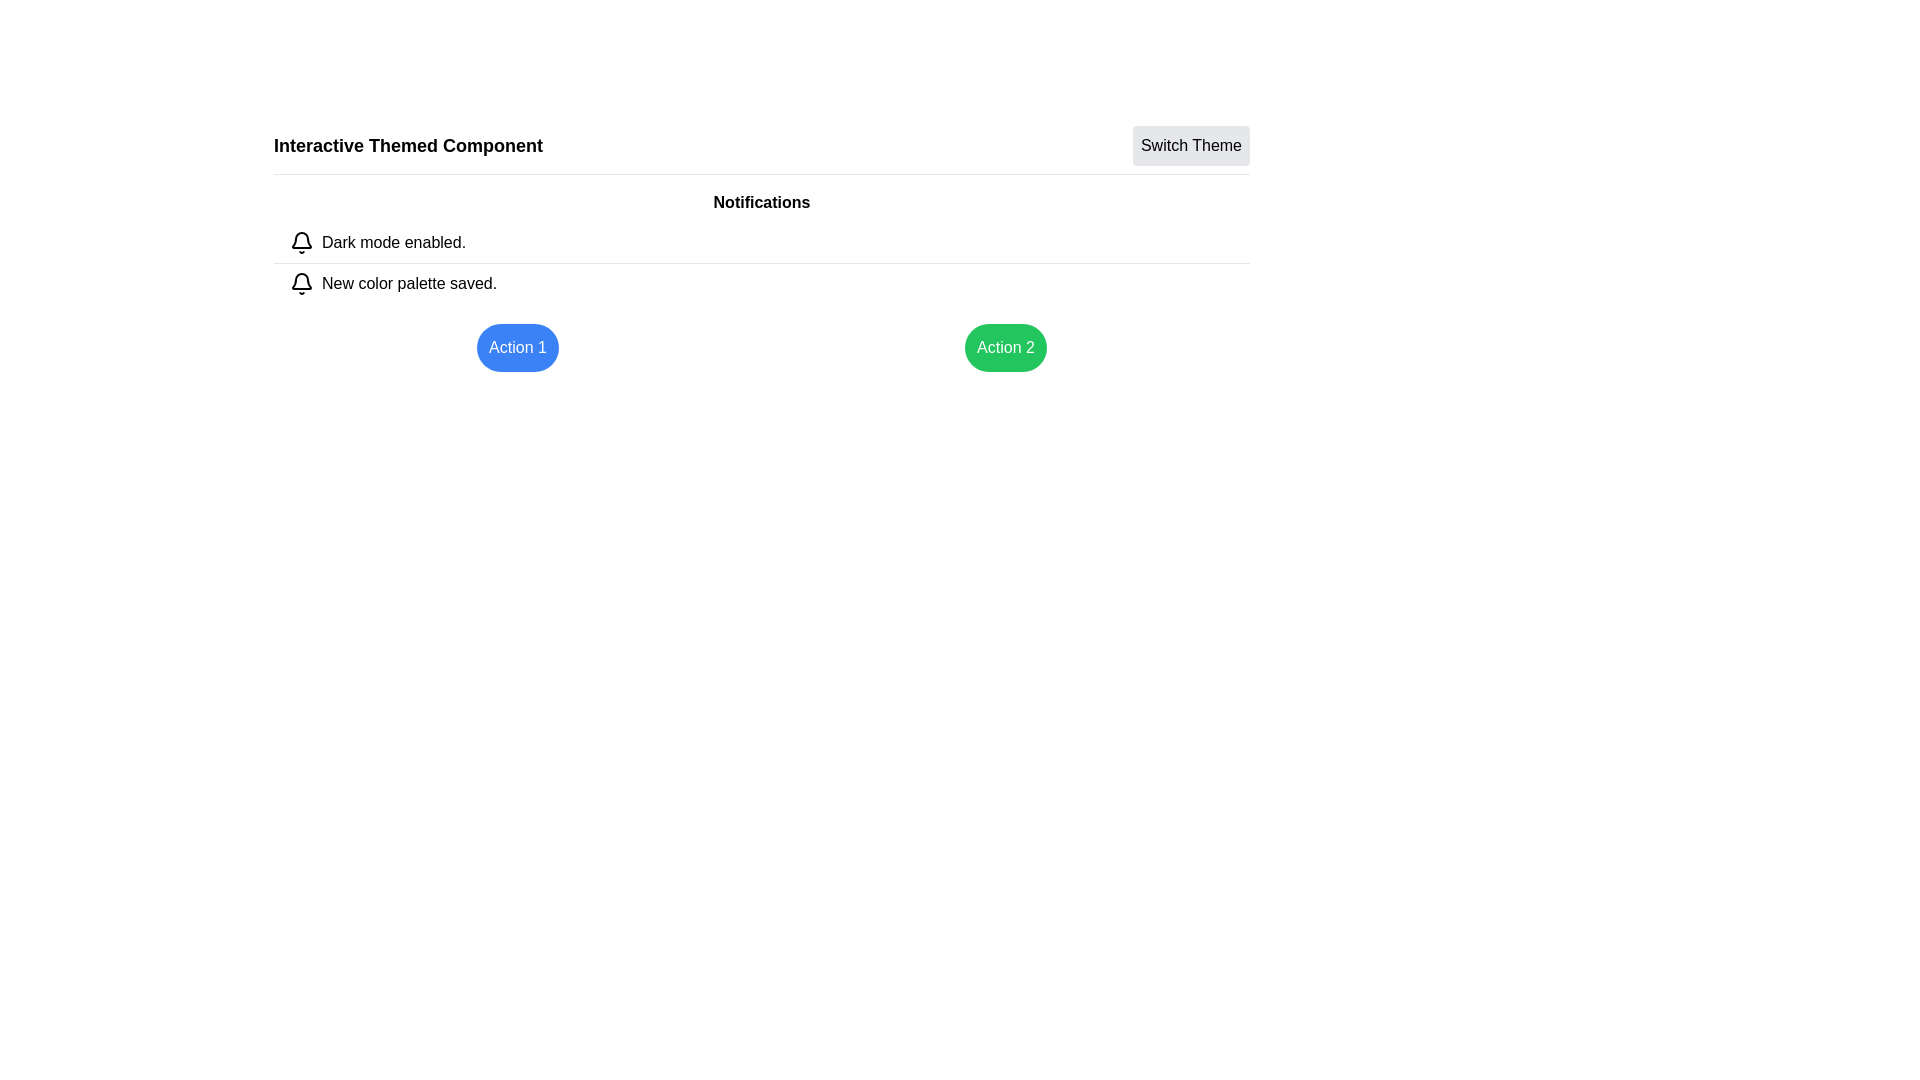 Image resolution: width=1920 pixels, height=1080 pixels. I want to click on the black outlined bell icon located in the 'Notifications' section, which precedes the text 'Dark mode enabled.', so click(301, 242).